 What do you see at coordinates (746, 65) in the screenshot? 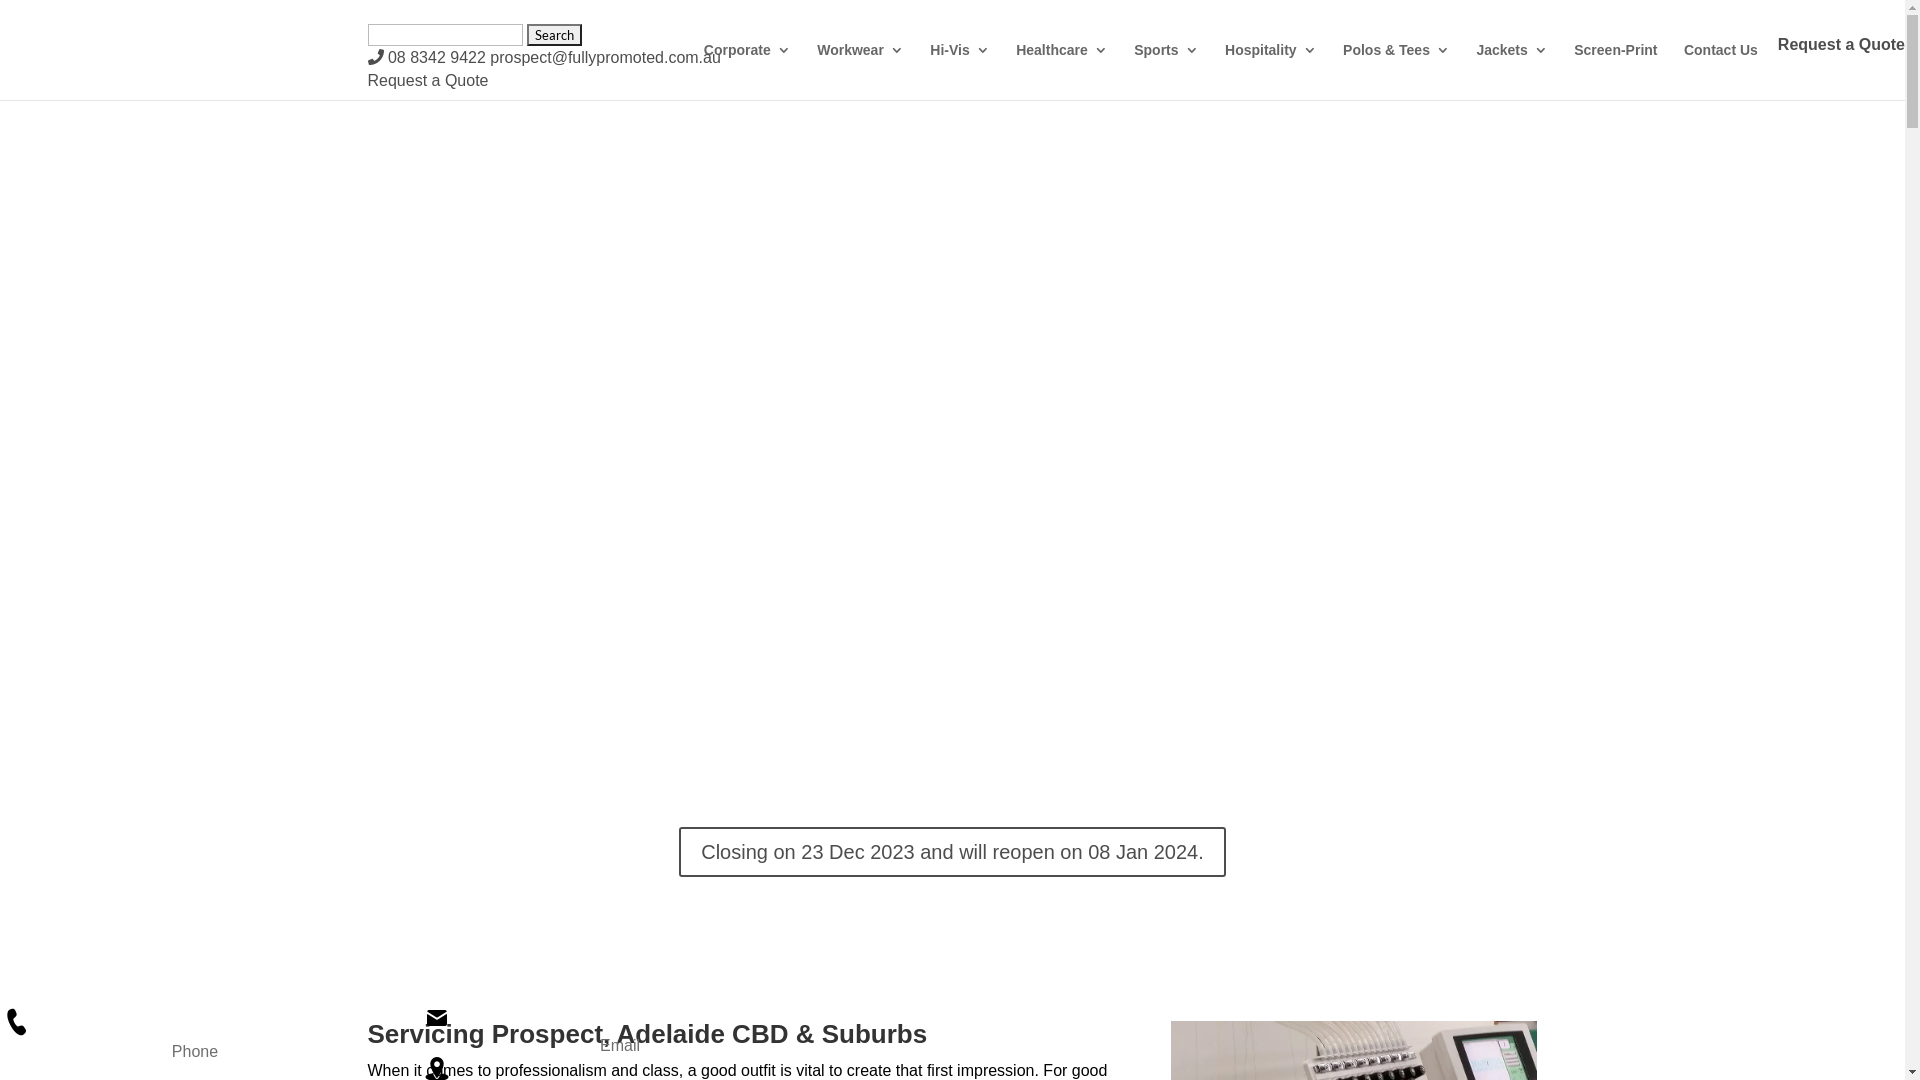
I see `'Corporate'` at bounding box center [746, 65].